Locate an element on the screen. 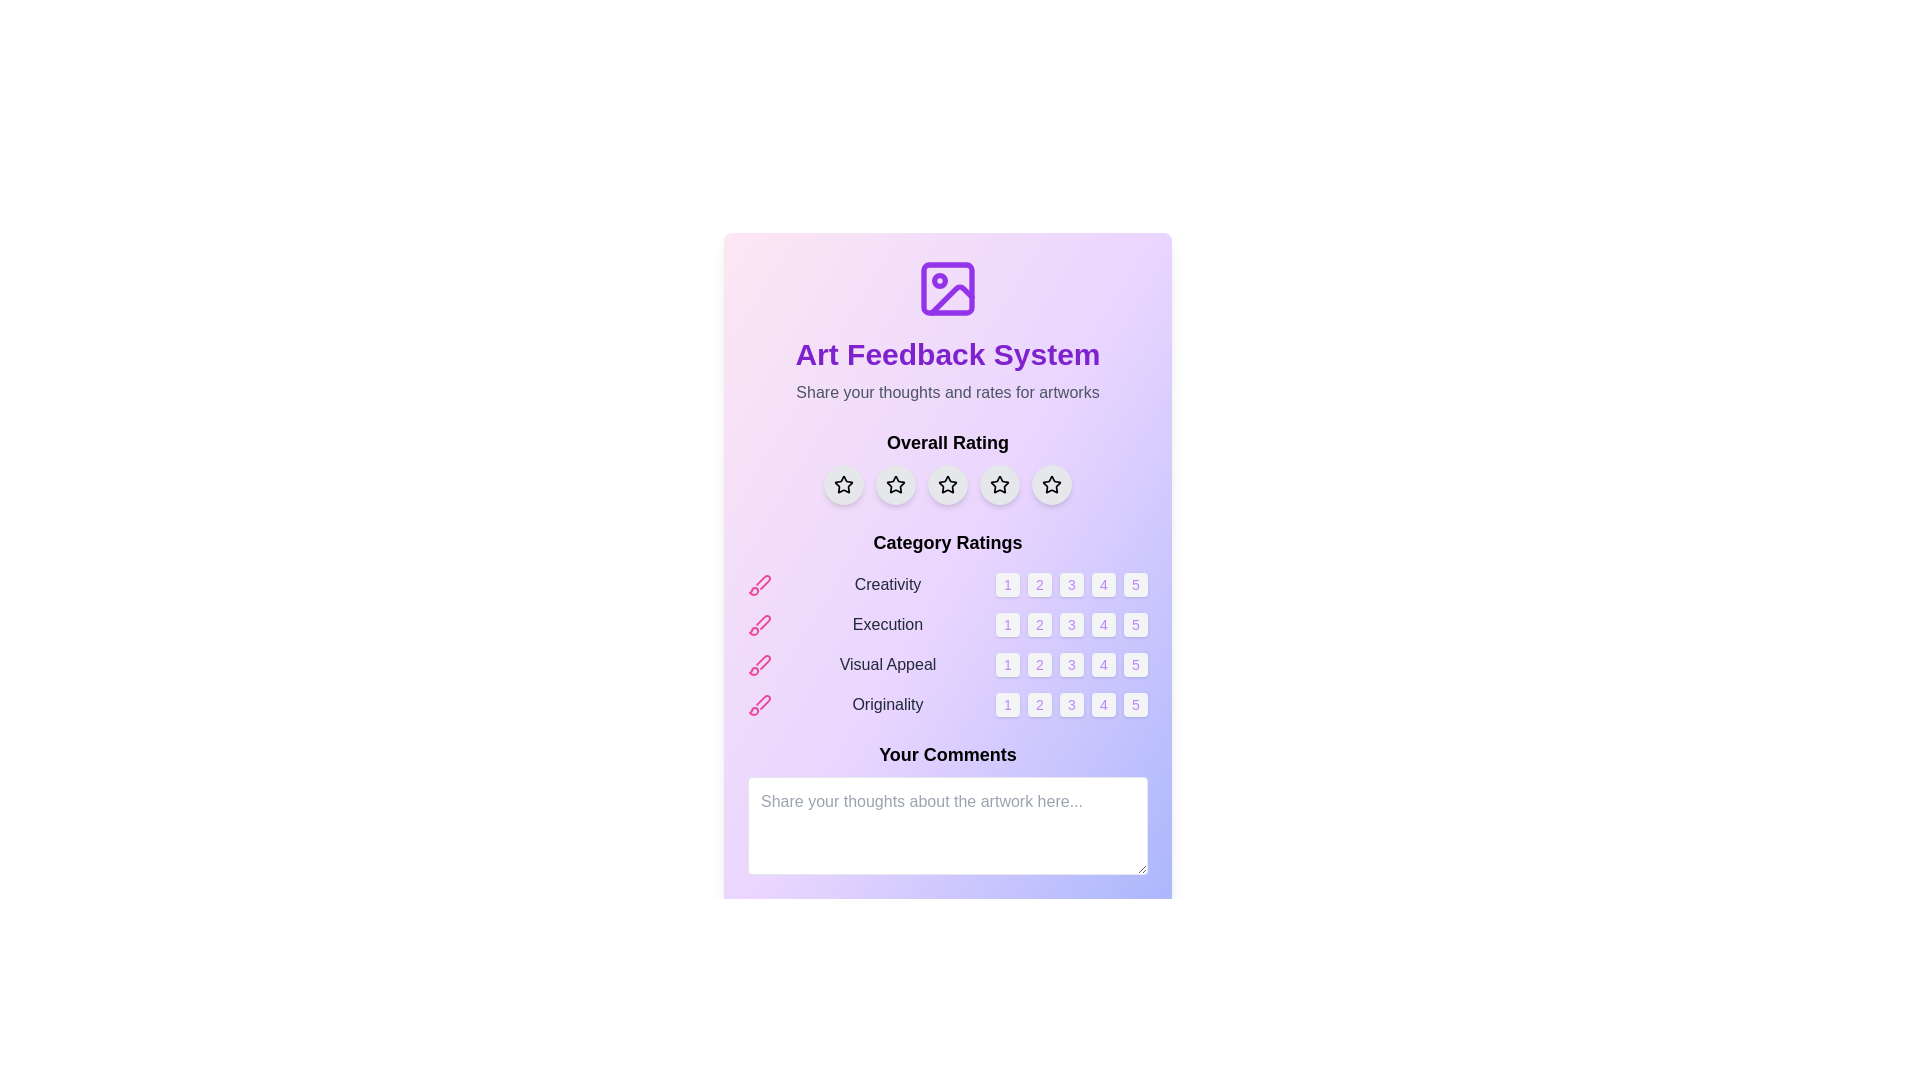 This screenshot has width=1920, height=1080. the third button in the horizontal sequence for the 'Execution' category is located at coordinates (1070, 623).